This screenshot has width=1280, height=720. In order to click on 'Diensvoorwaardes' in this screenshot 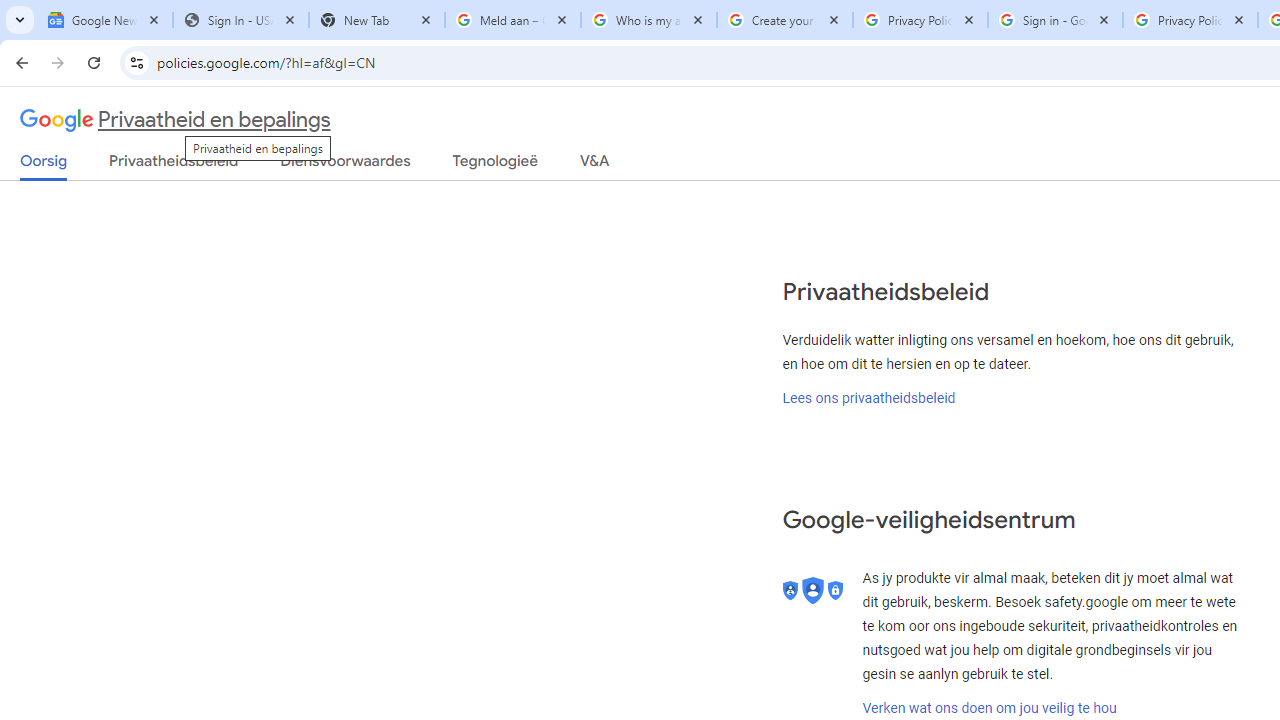, I will do `click(345, 164)`.